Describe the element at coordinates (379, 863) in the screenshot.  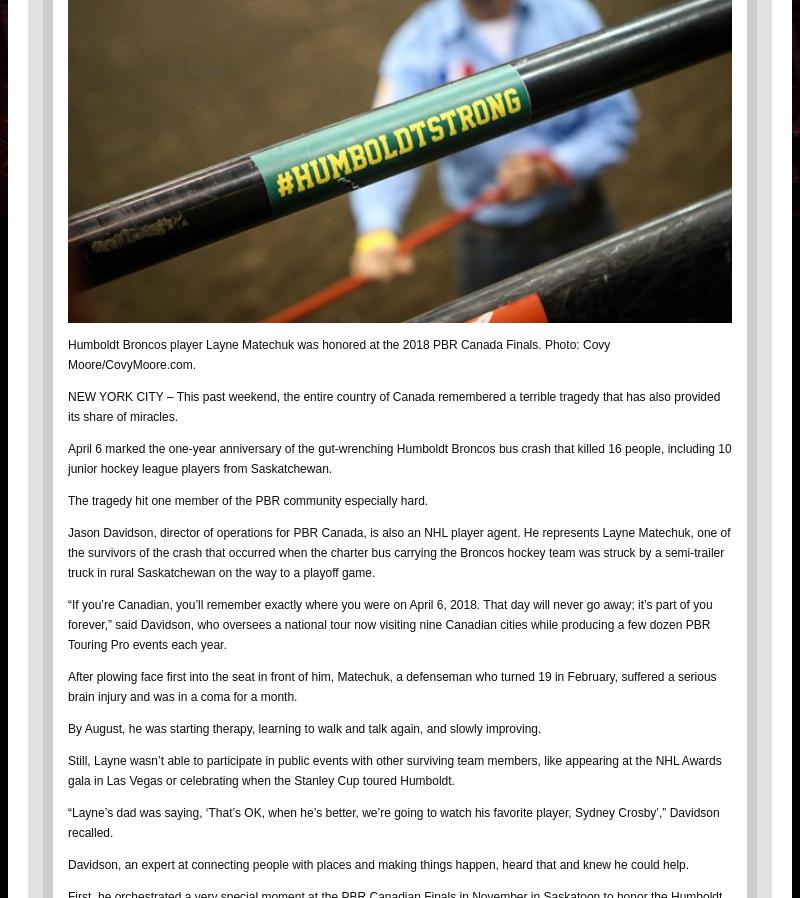
I see `'Davidson, an expert at connecting people with places and making things happen, heard that and knew he could help.'` at that location.